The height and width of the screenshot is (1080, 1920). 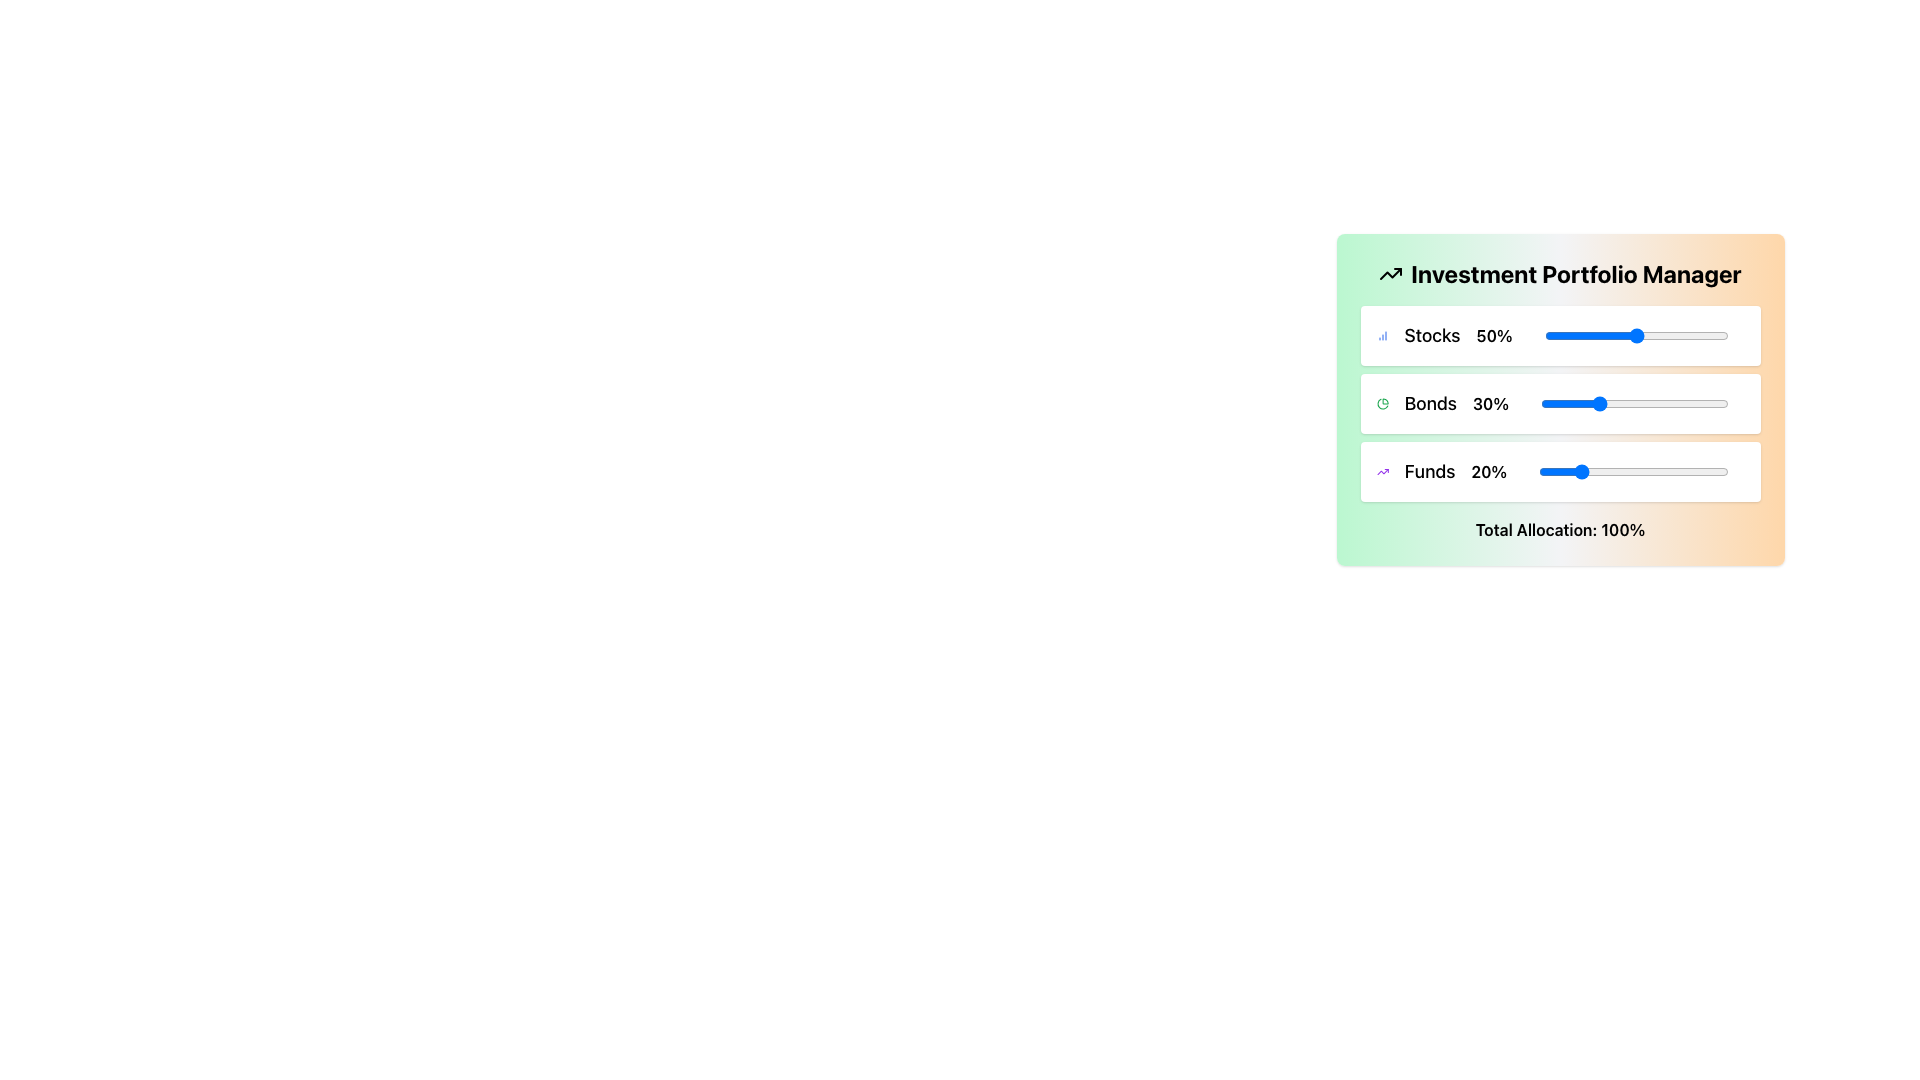 I want to click on the 'Bonds' allocation, so click(x=1644, y=404).